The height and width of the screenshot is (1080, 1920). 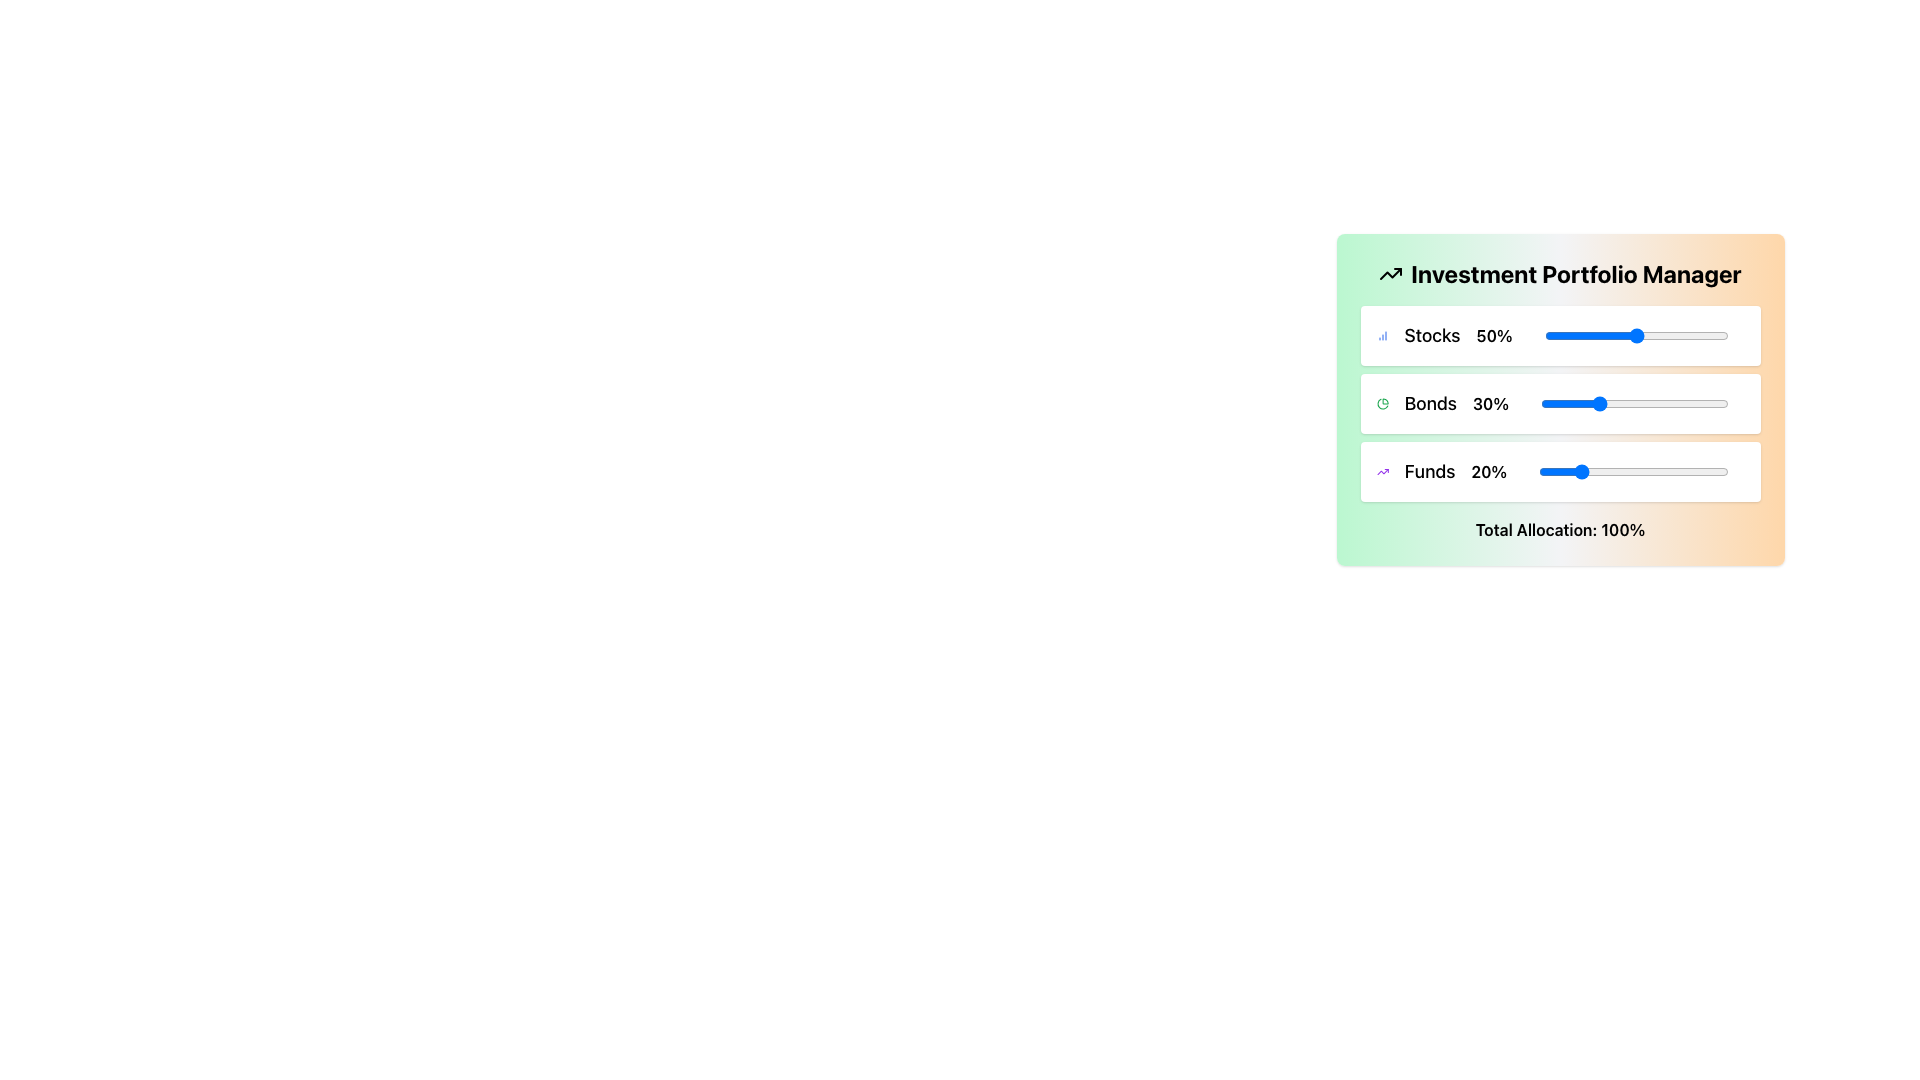 I want to click on the 'Bonds' allocation, so click(x=1644, y=404).